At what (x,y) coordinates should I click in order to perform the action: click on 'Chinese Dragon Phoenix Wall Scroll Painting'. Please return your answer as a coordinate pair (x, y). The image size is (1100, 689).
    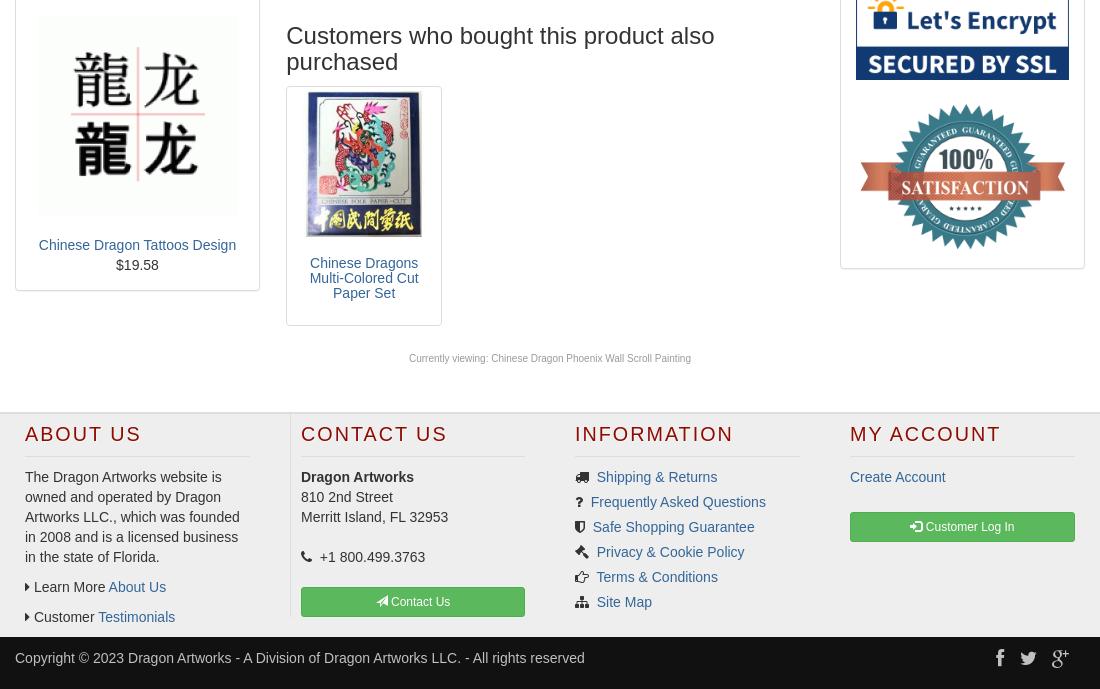
    Looking at the image, I should click on (491, 356).